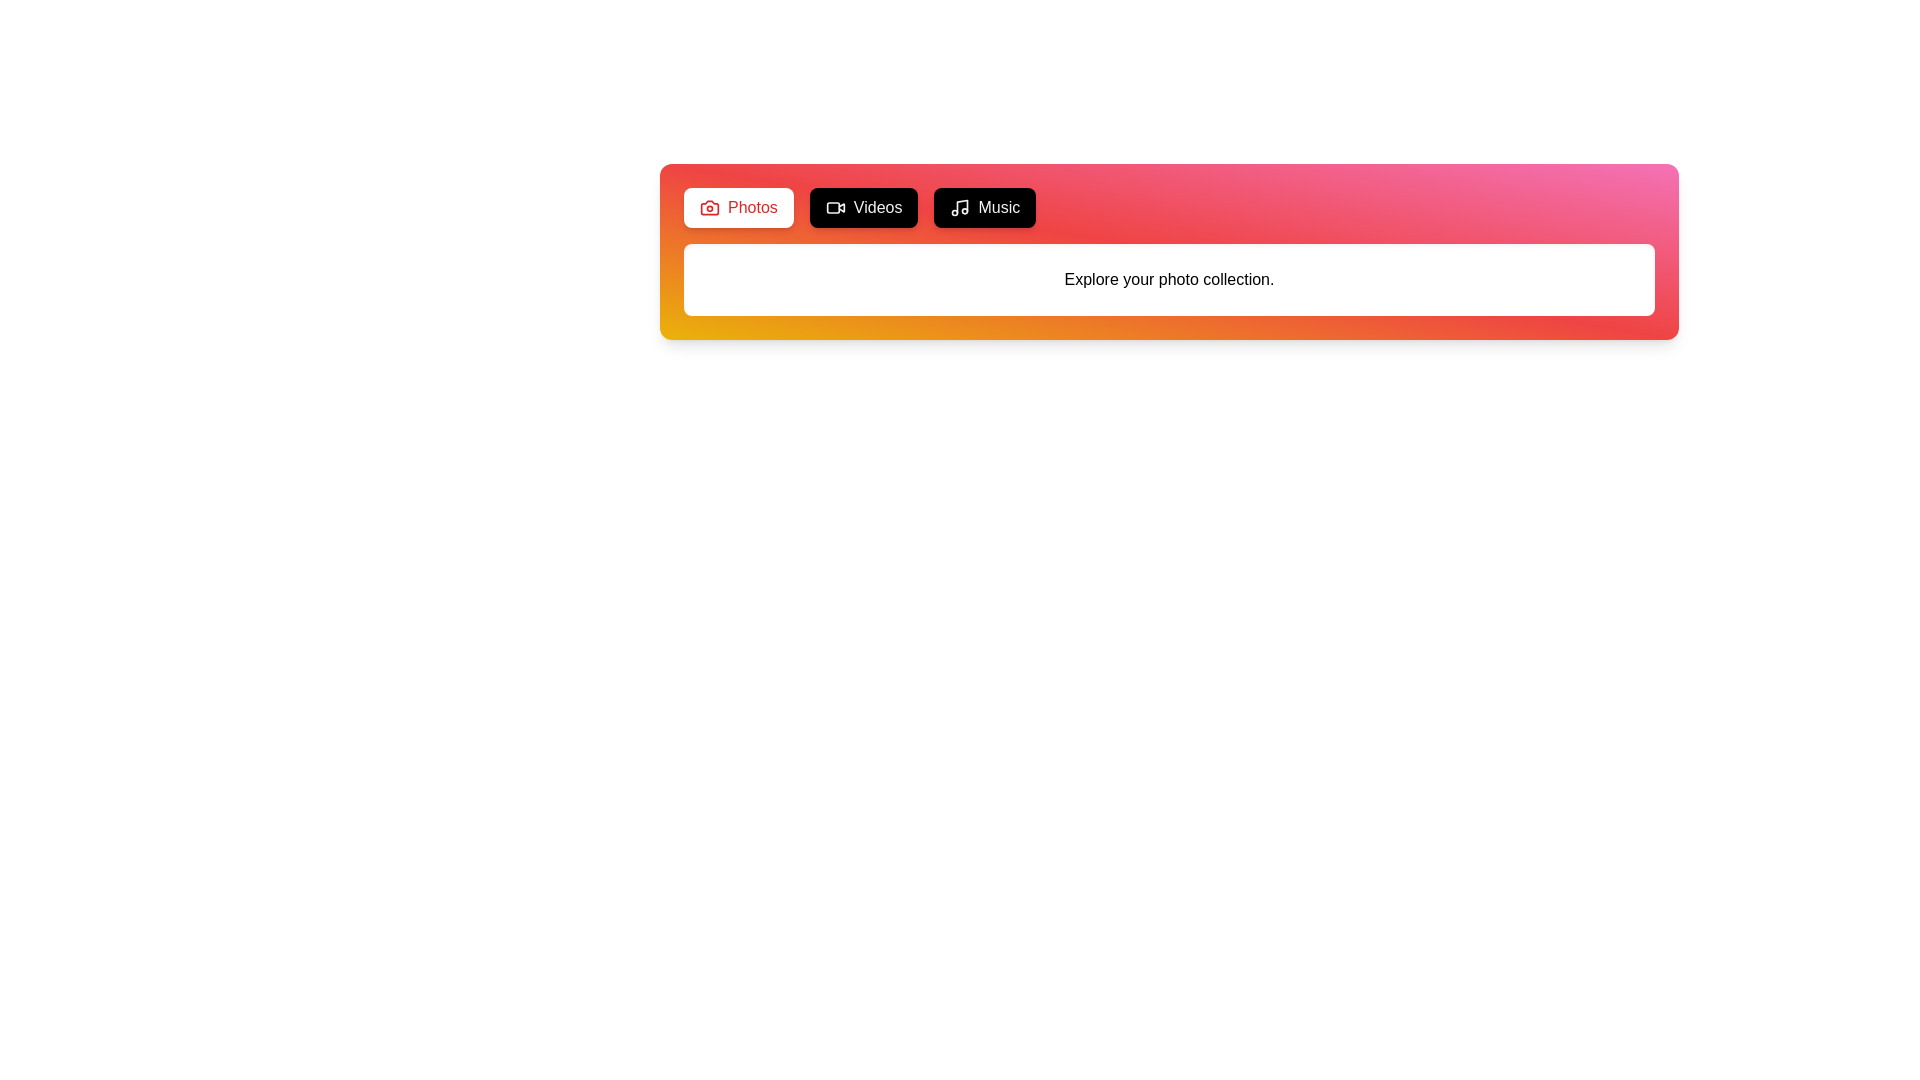  I want to click on the Music tab to view its content, so click(985, 208).